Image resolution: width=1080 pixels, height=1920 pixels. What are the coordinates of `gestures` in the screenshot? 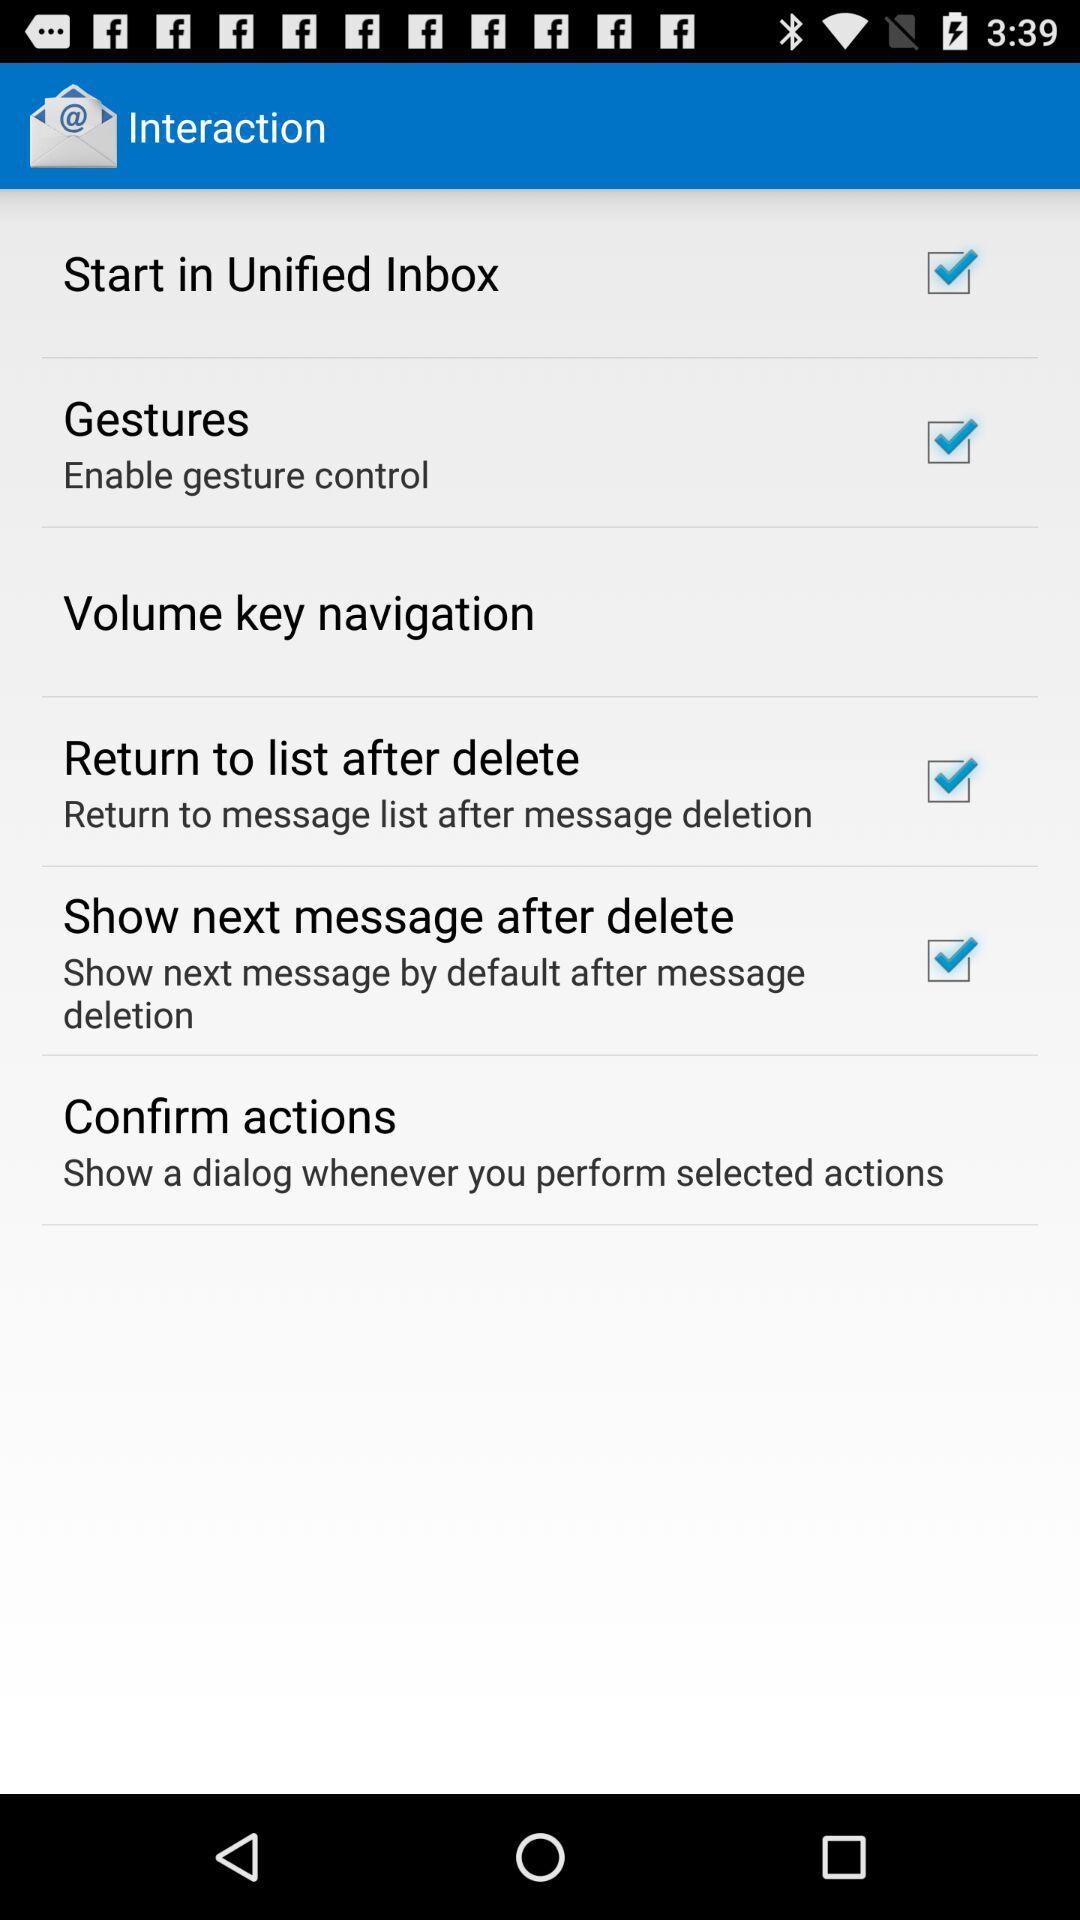 It's located at (155, 416).